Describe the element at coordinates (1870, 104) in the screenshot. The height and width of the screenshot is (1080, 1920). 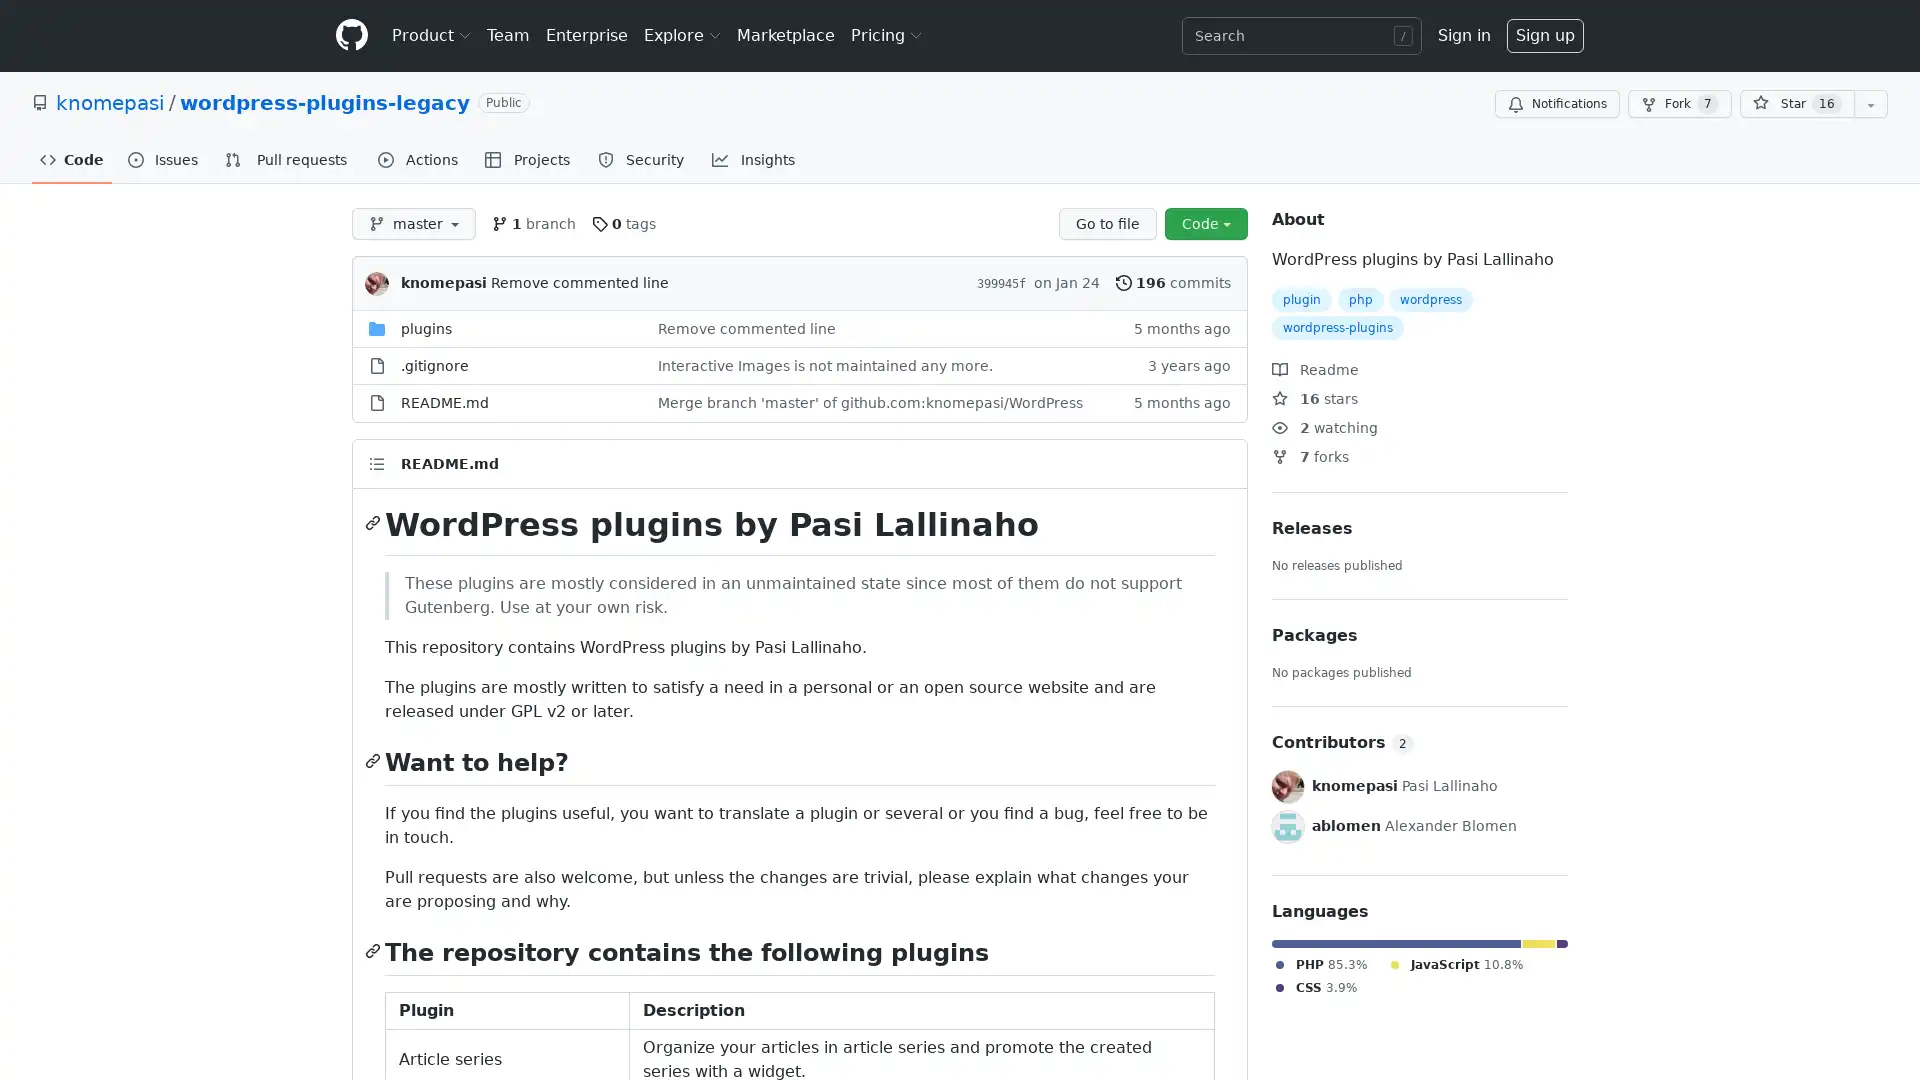
I see `You must be signed in to add this repository to a list` at that location.